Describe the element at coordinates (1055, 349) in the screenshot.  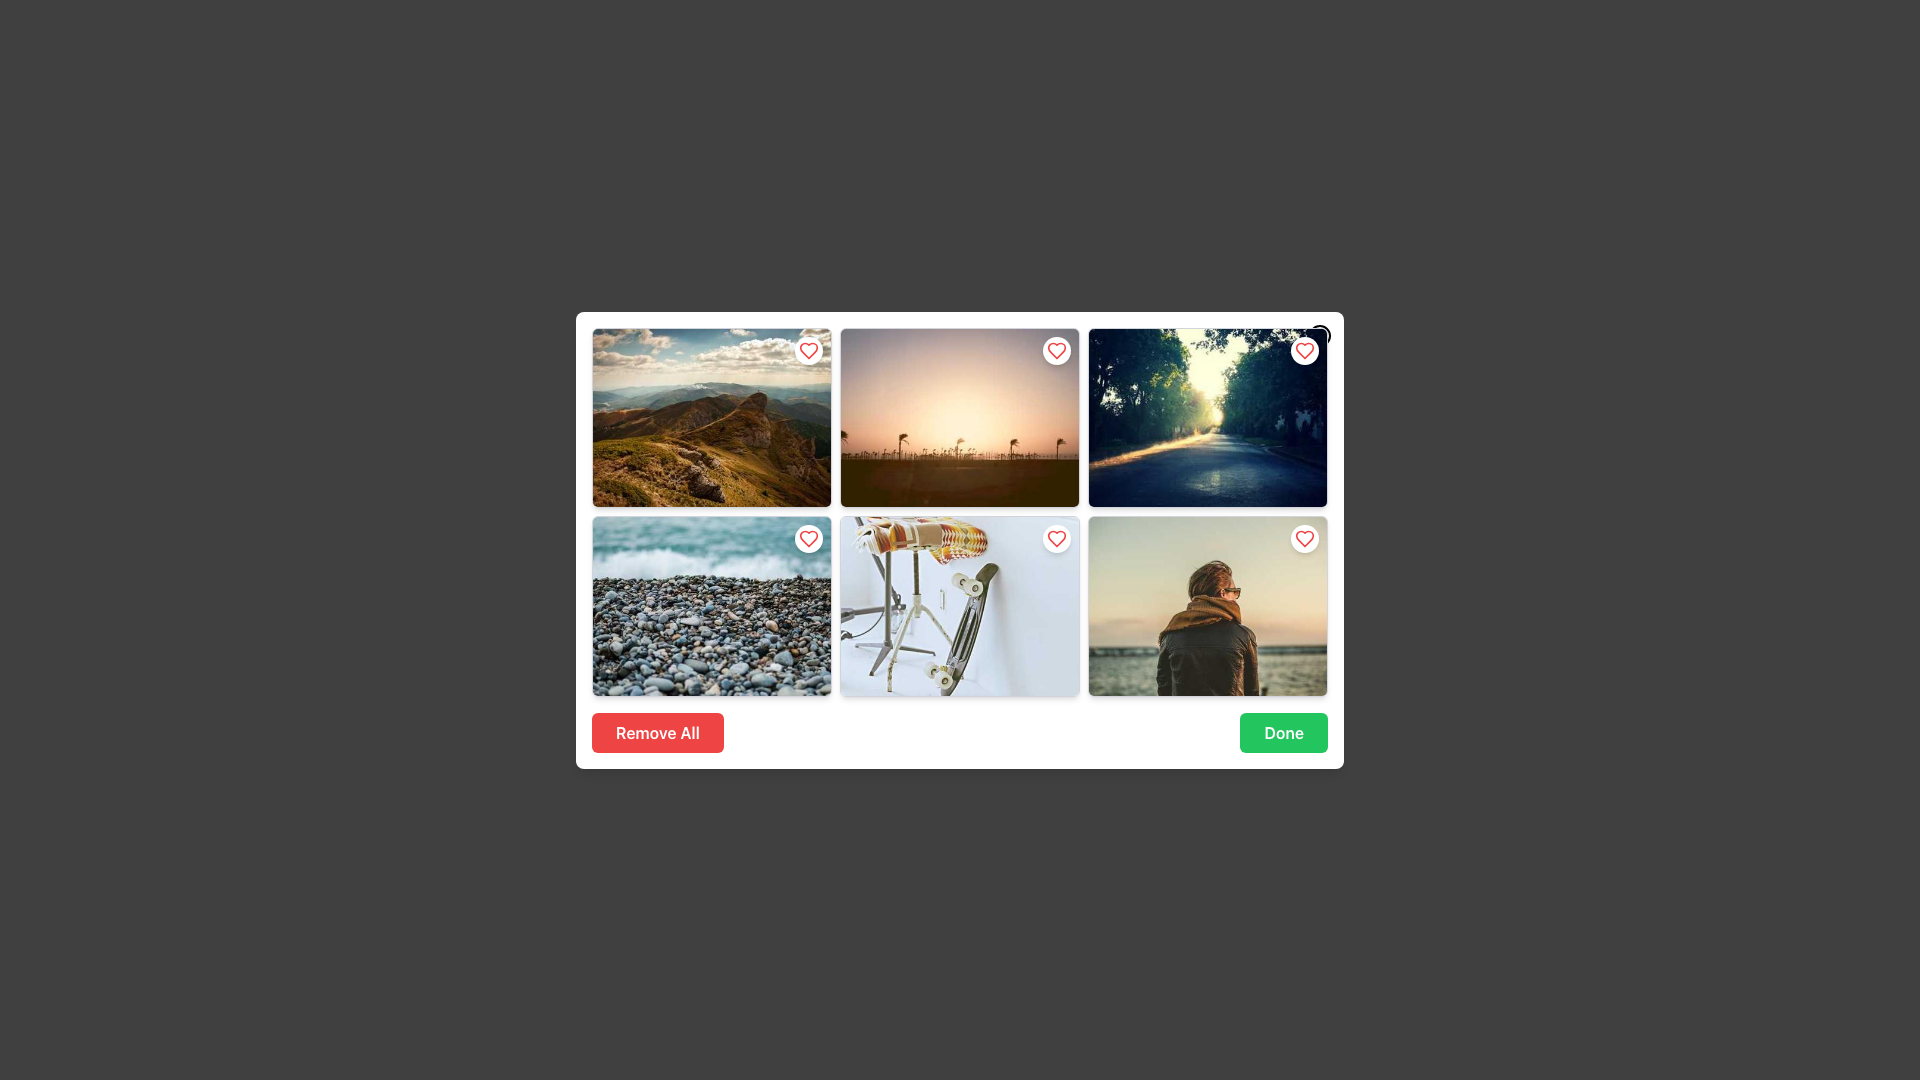
I see `the favorite button located at the top-right corner of the second card in the grid layout` at that location.